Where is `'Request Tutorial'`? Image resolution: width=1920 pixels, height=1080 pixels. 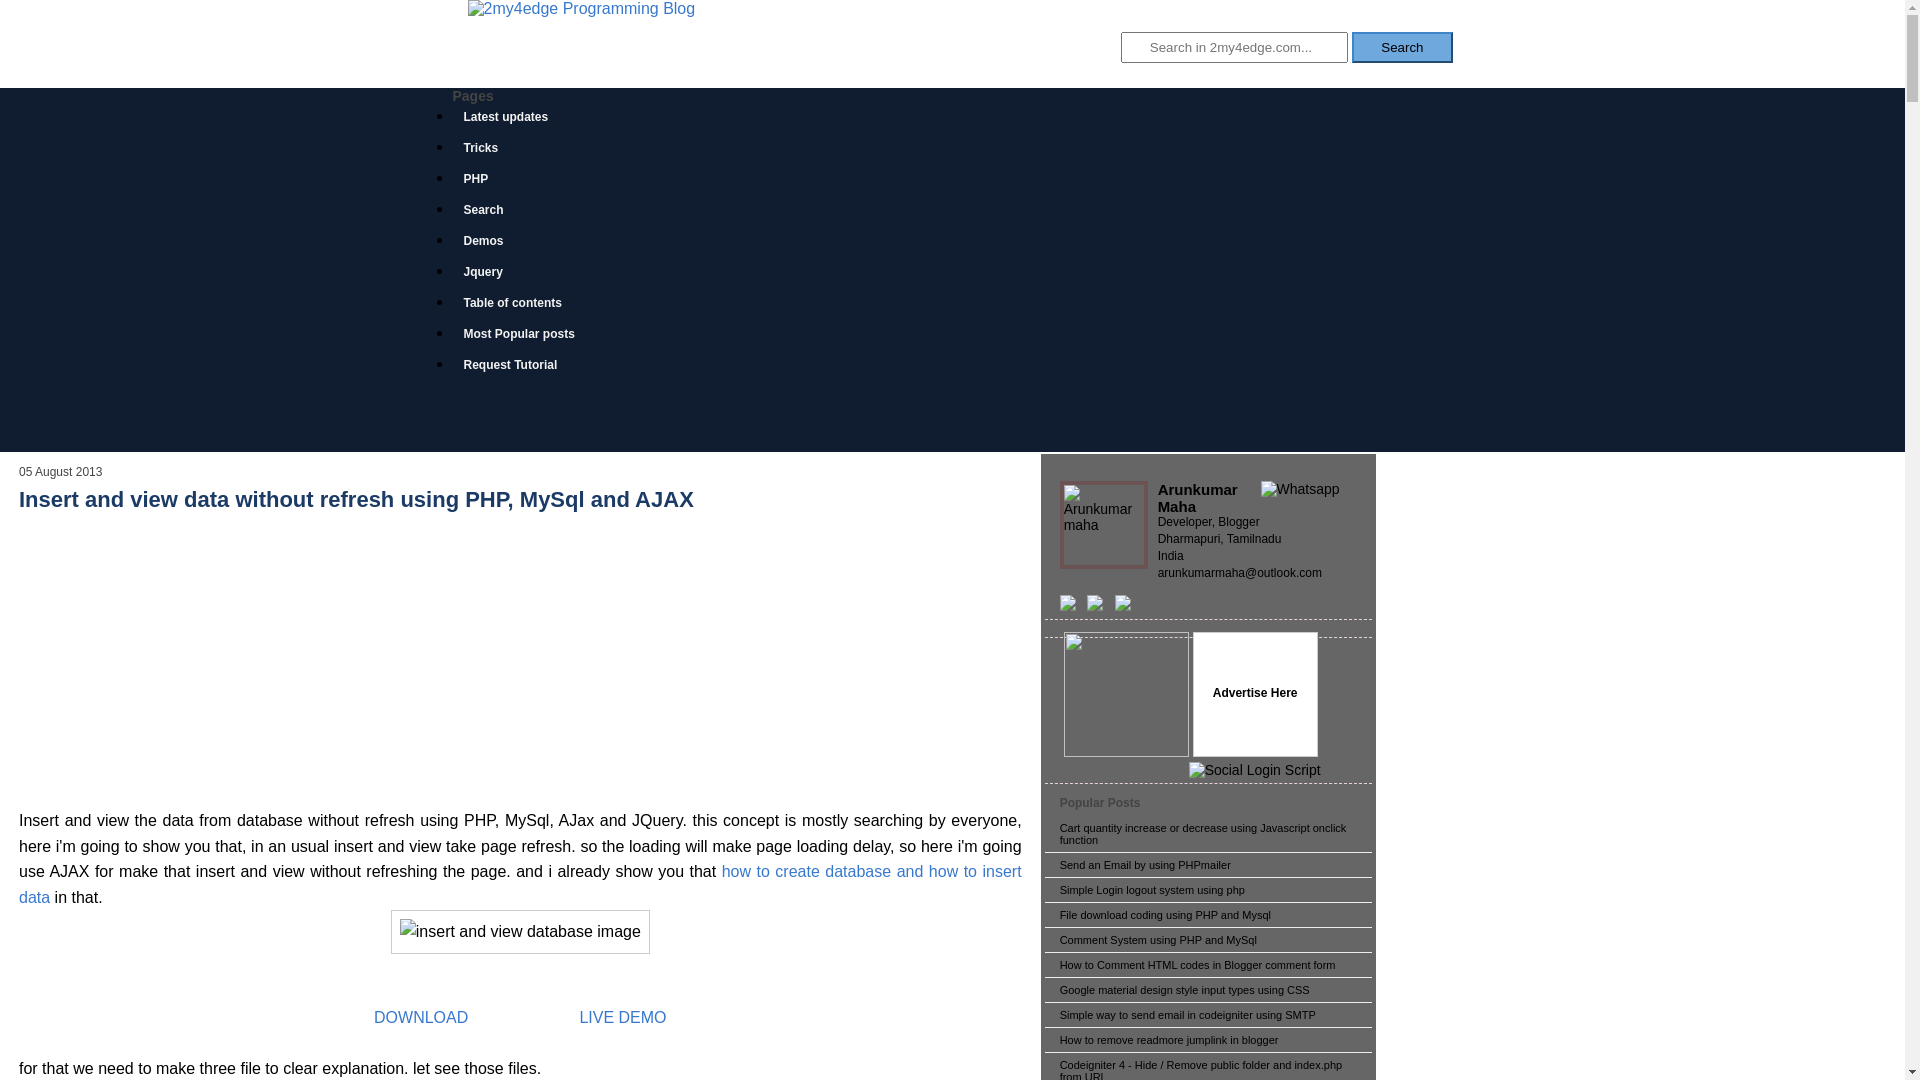 'Request Tutorial' is located at coordinates (519, 367).